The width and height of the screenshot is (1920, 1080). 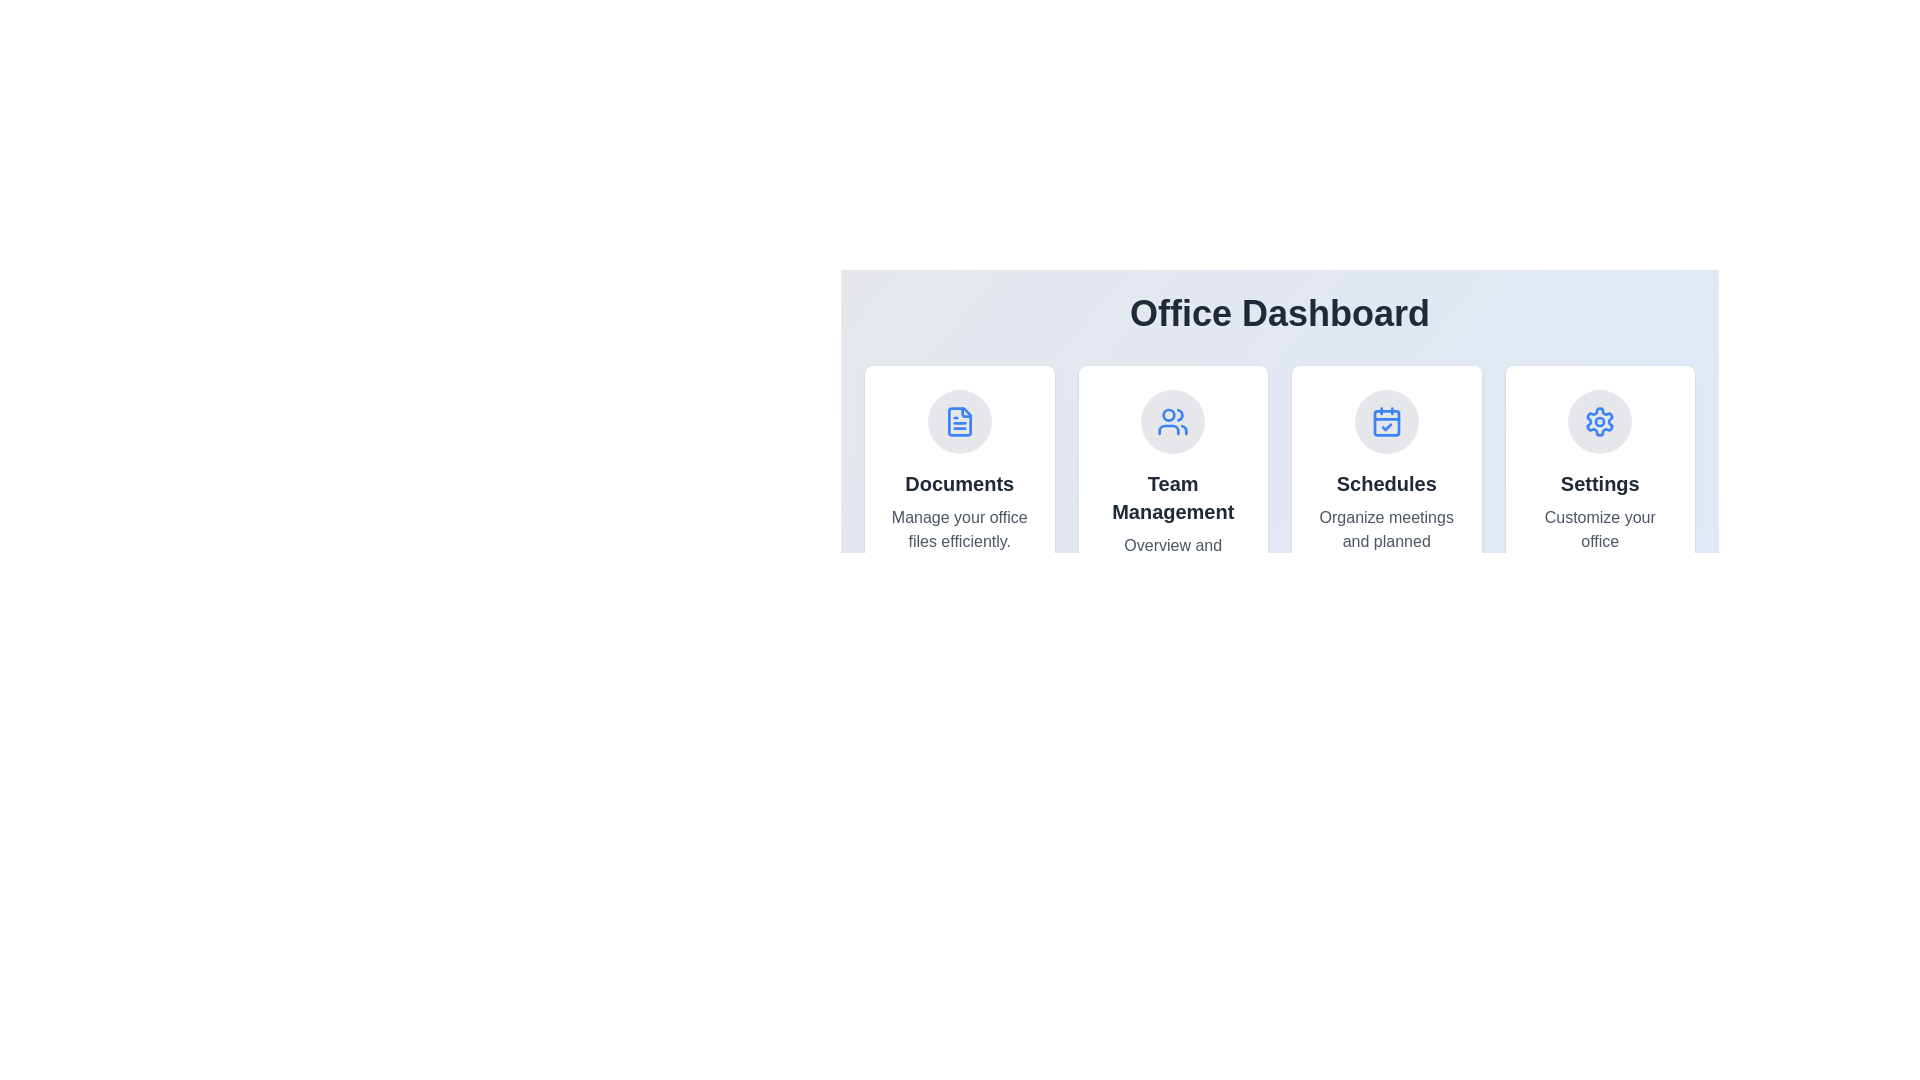 What do you see at coordinates (1385, 496) in the screenshot?
I see `the 'Schedules' card, which is the third element in the grid layout, positioned between 'Team Management' and 'Settings'` at bounding box center [1385, 496].